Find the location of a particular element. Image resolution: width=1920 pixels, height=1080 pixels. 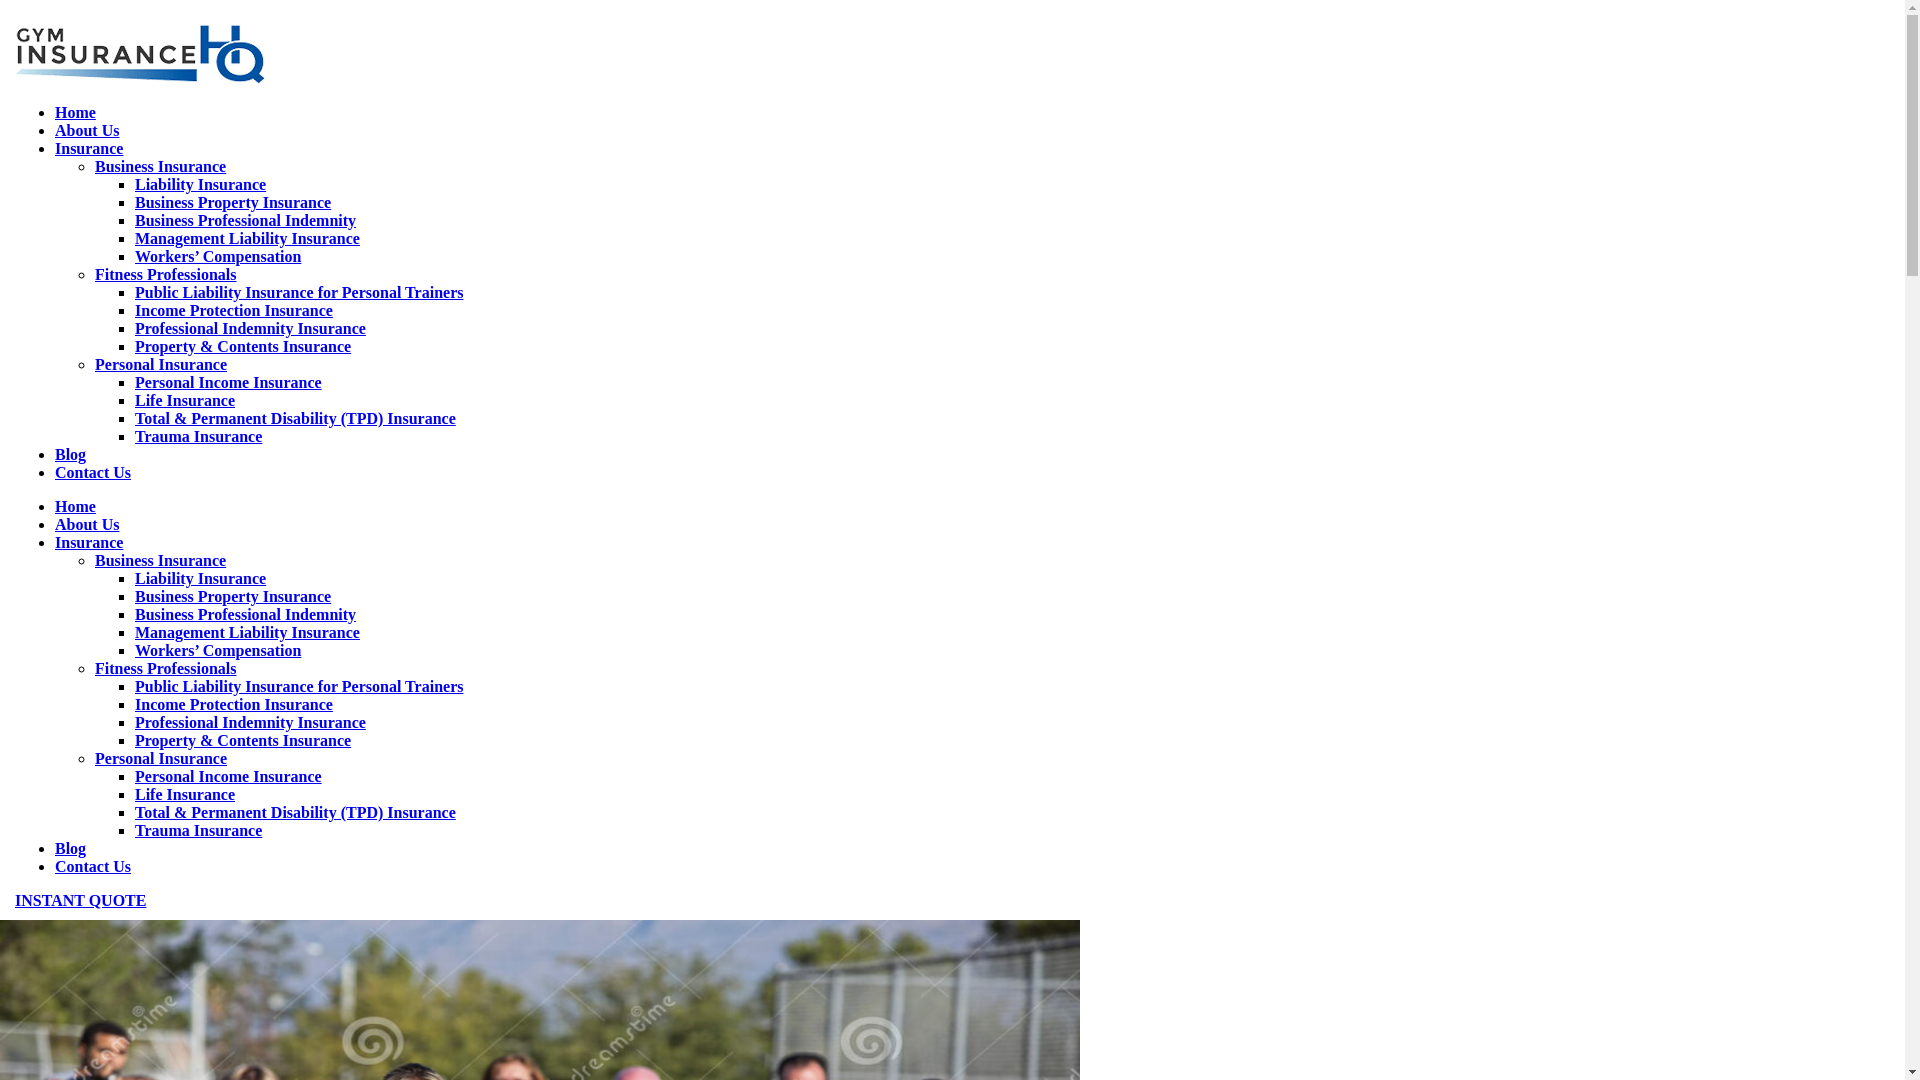

'Personal Insurance' is located at coordinates (161, 364).